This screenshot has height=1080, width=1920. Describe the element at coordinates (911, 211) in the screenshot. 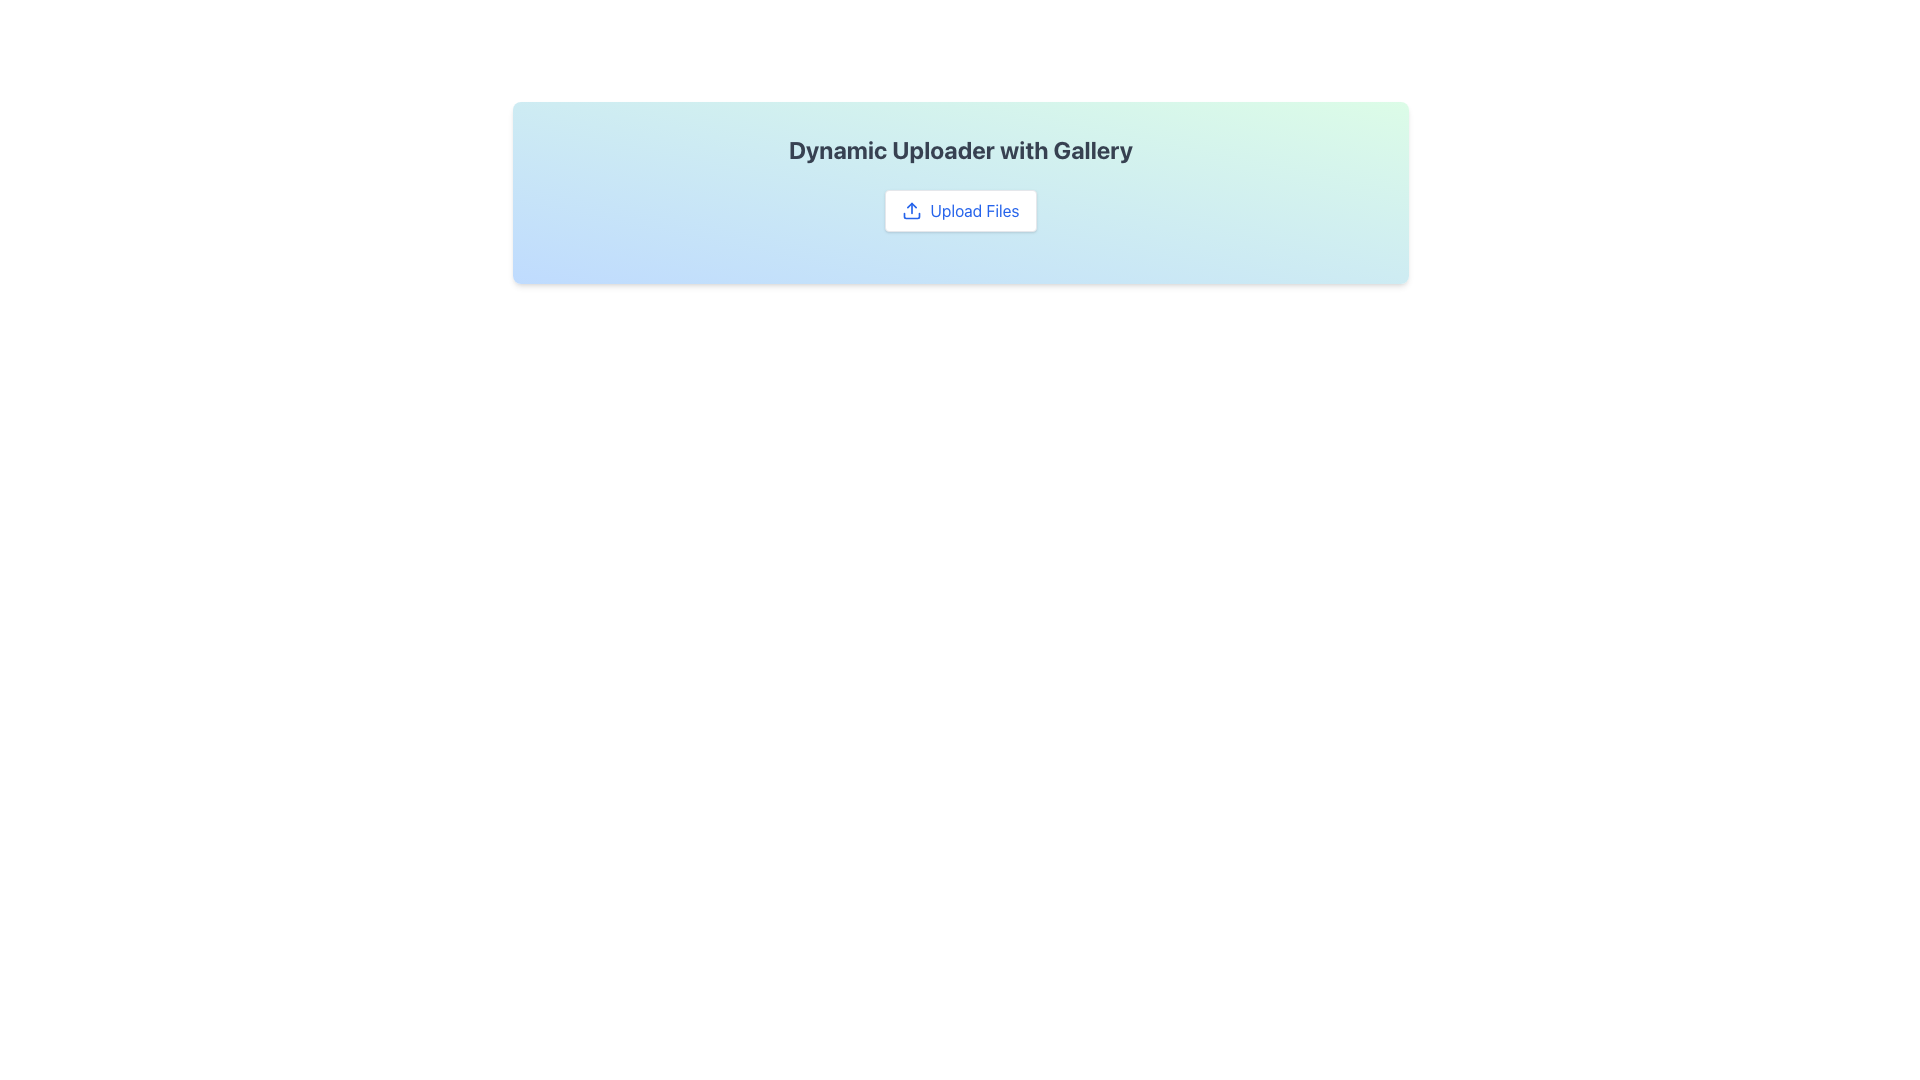

I see `the upload icon located to the left of the 'Upload Files' button within the blue gradient panel` at that location.